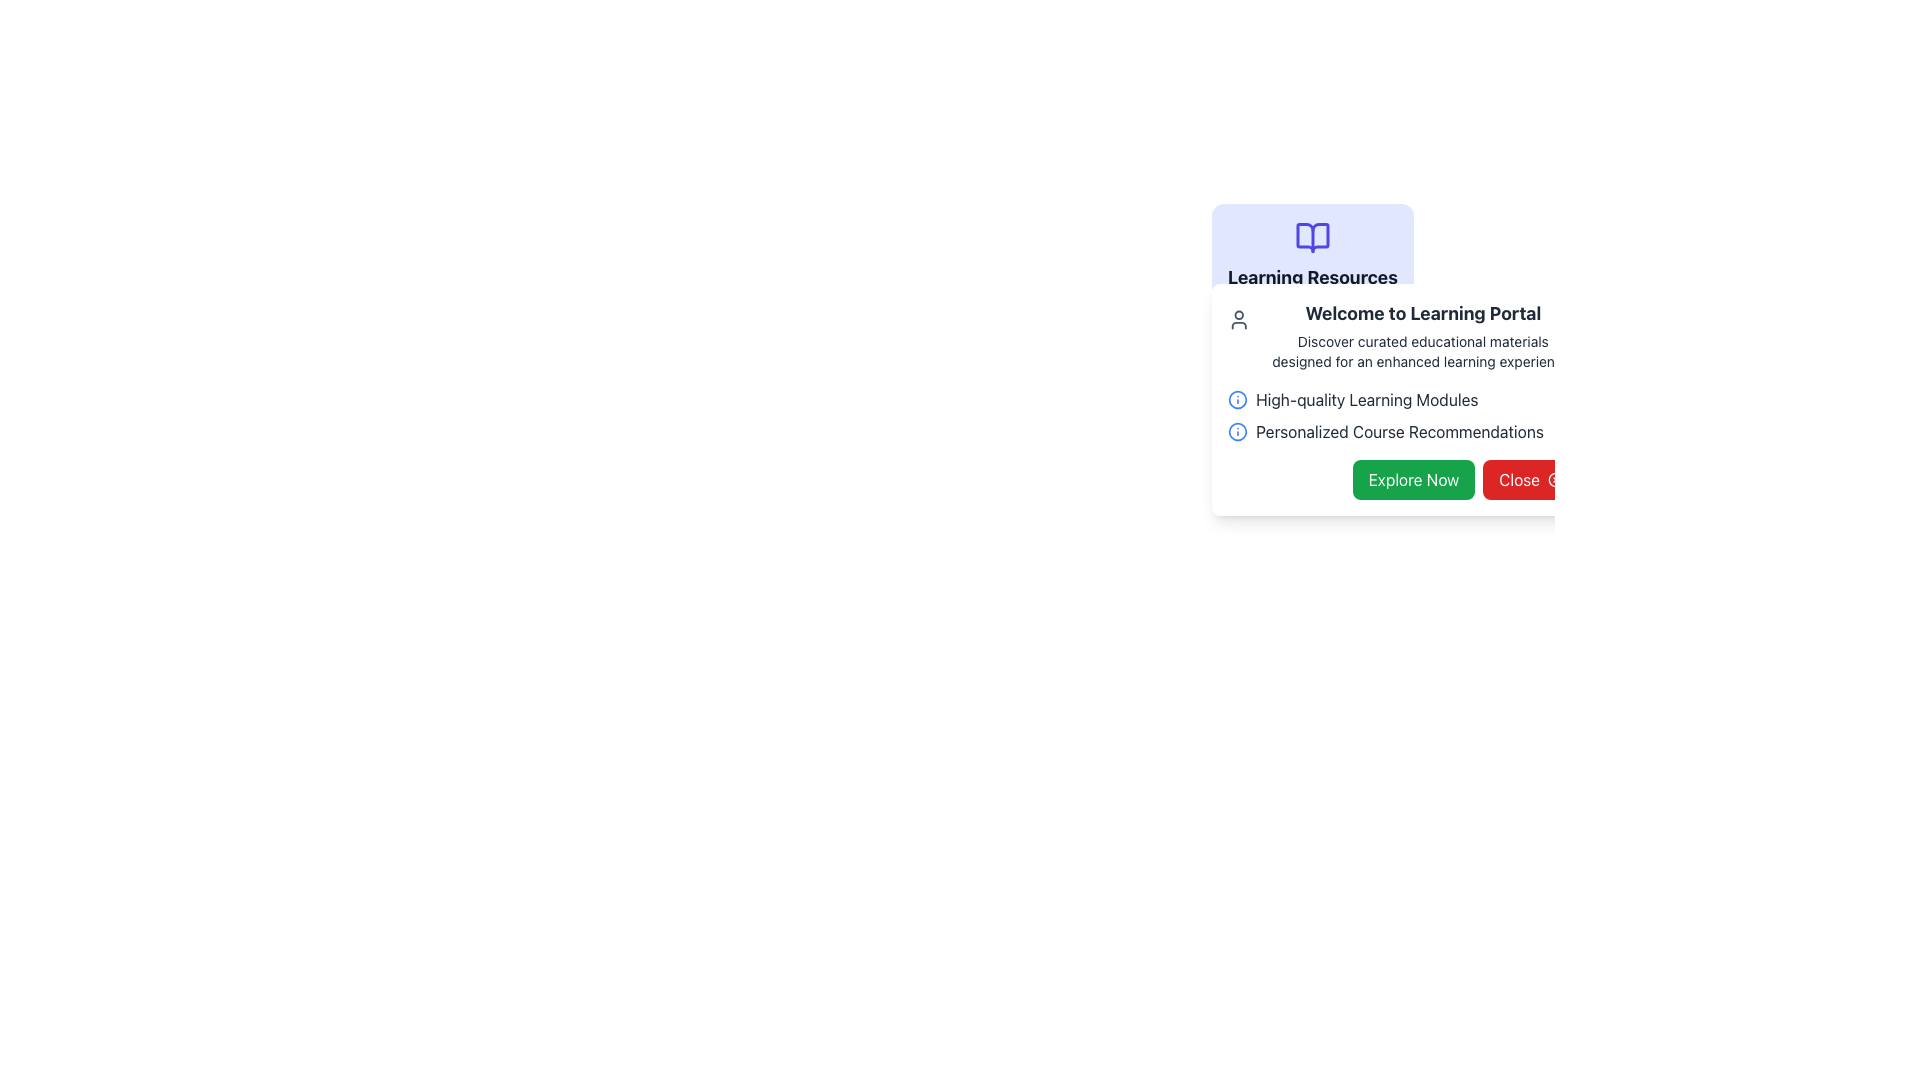 The image size is (1920, 1080). I want to click on descriptive text located immediately below the 'Welcome to Learning Portal' heading, which provides additional context for the section, so click(1422, 350).